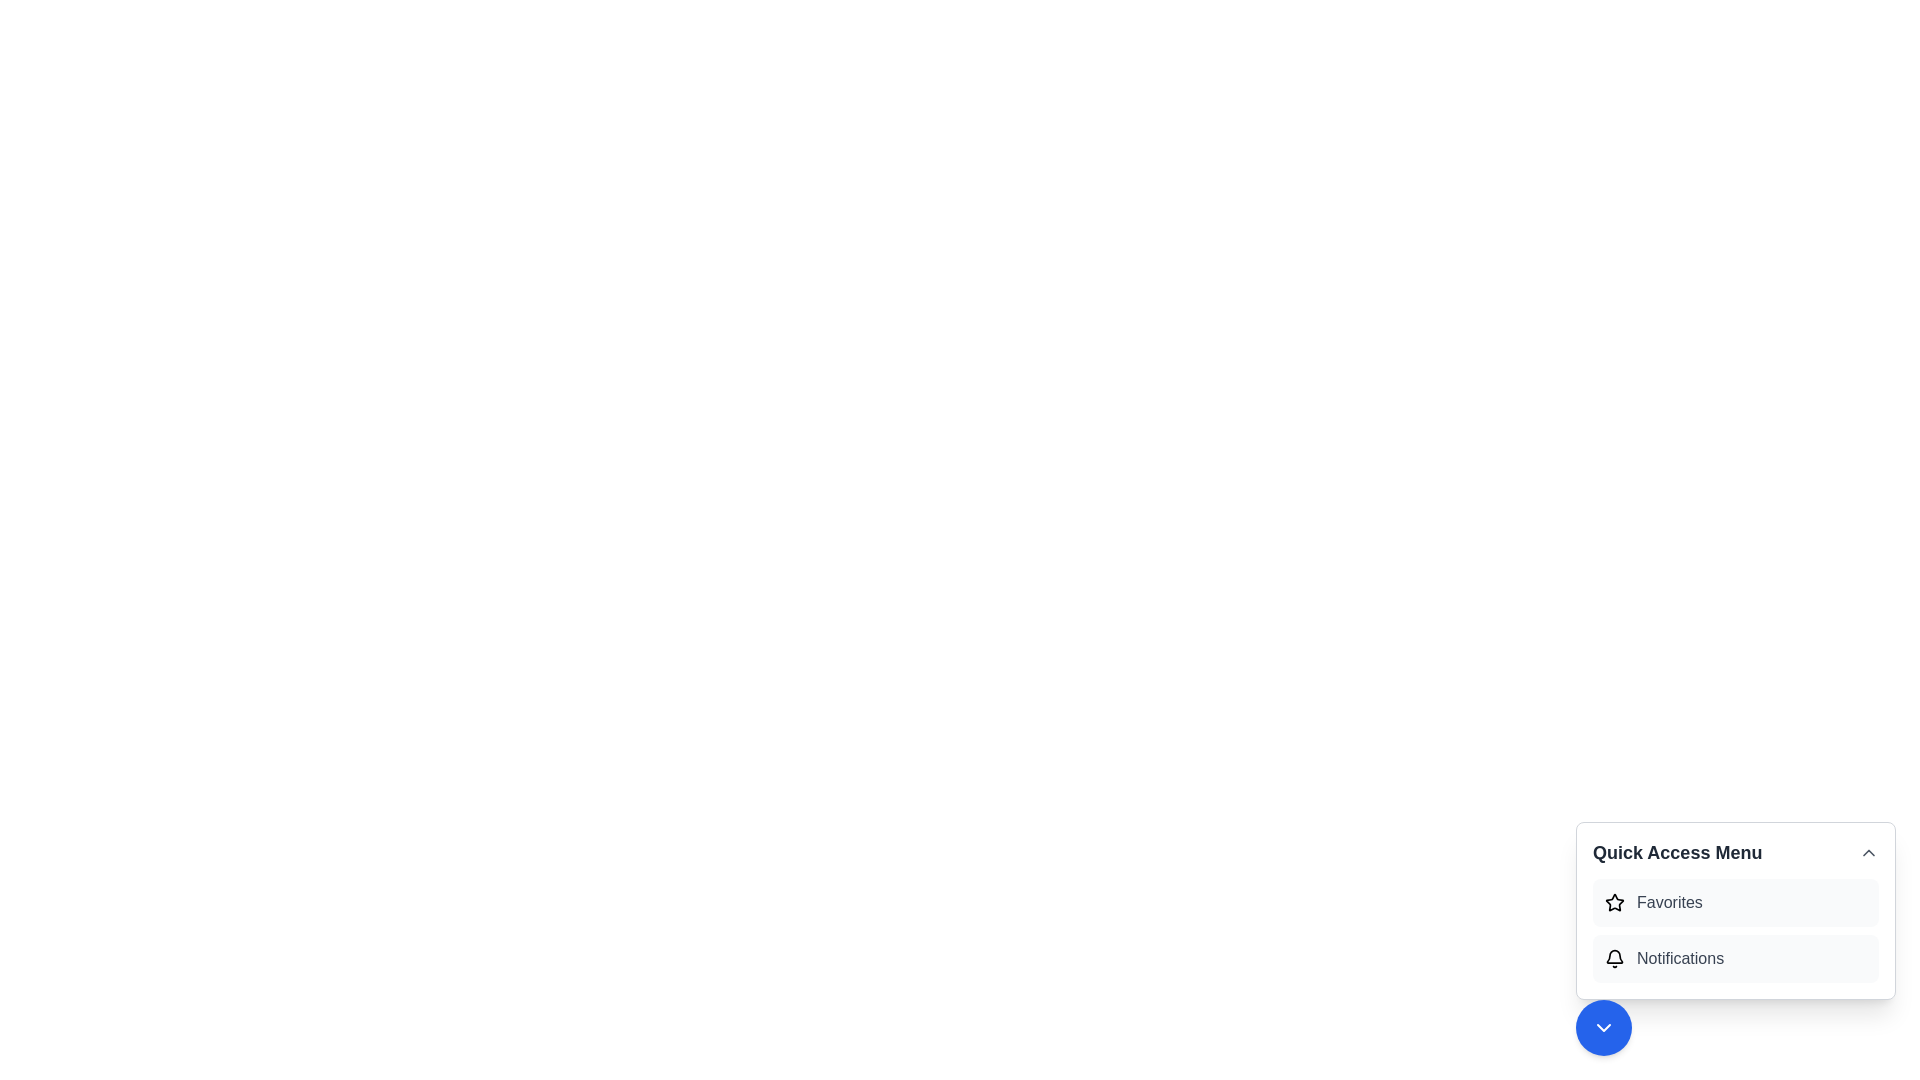 The height and width of the screenshot is (1080, 1920). What do you see at coordinates (1735, 902) in the screenshot?
I see `the first menu item in the 'Quick Access Menu' card` at bounding box center [1735, 902].